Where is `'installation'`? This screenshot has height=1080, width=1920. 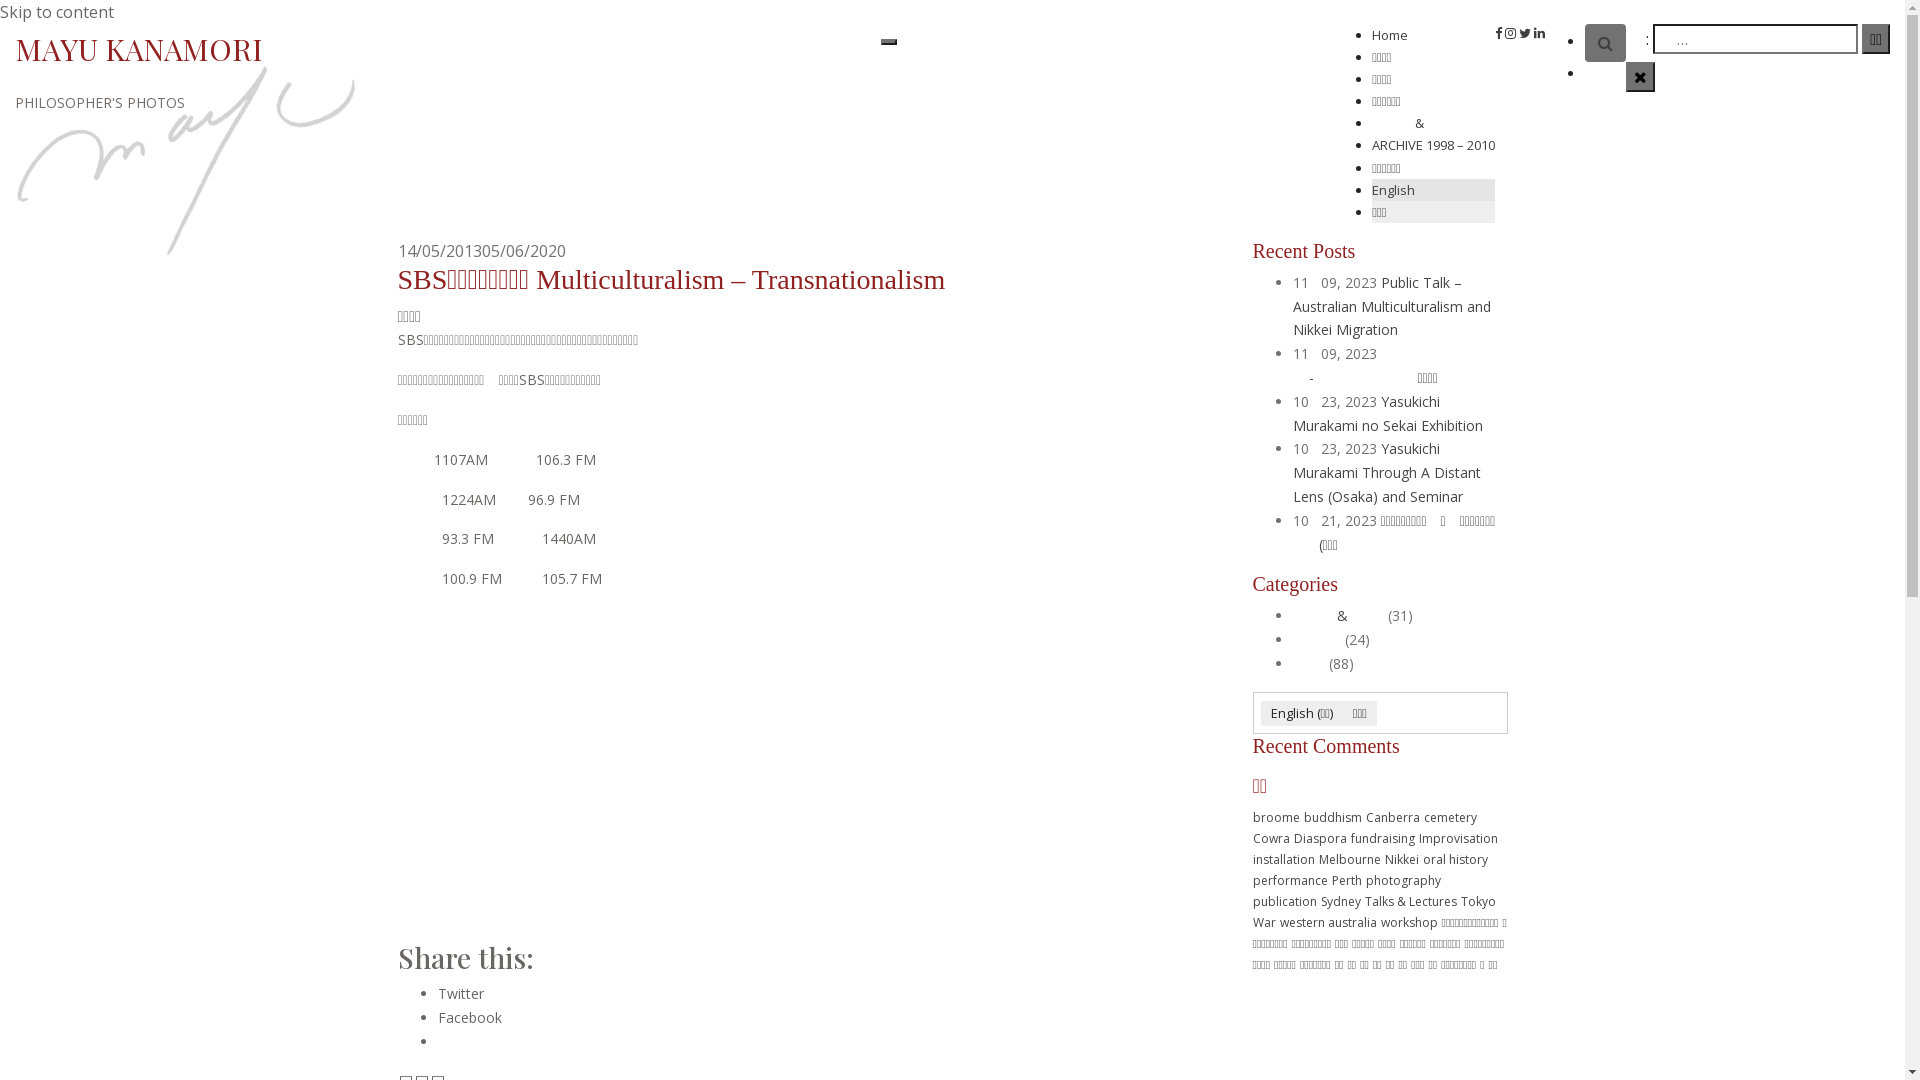
'installation' is located at coordinates (1282, 858).